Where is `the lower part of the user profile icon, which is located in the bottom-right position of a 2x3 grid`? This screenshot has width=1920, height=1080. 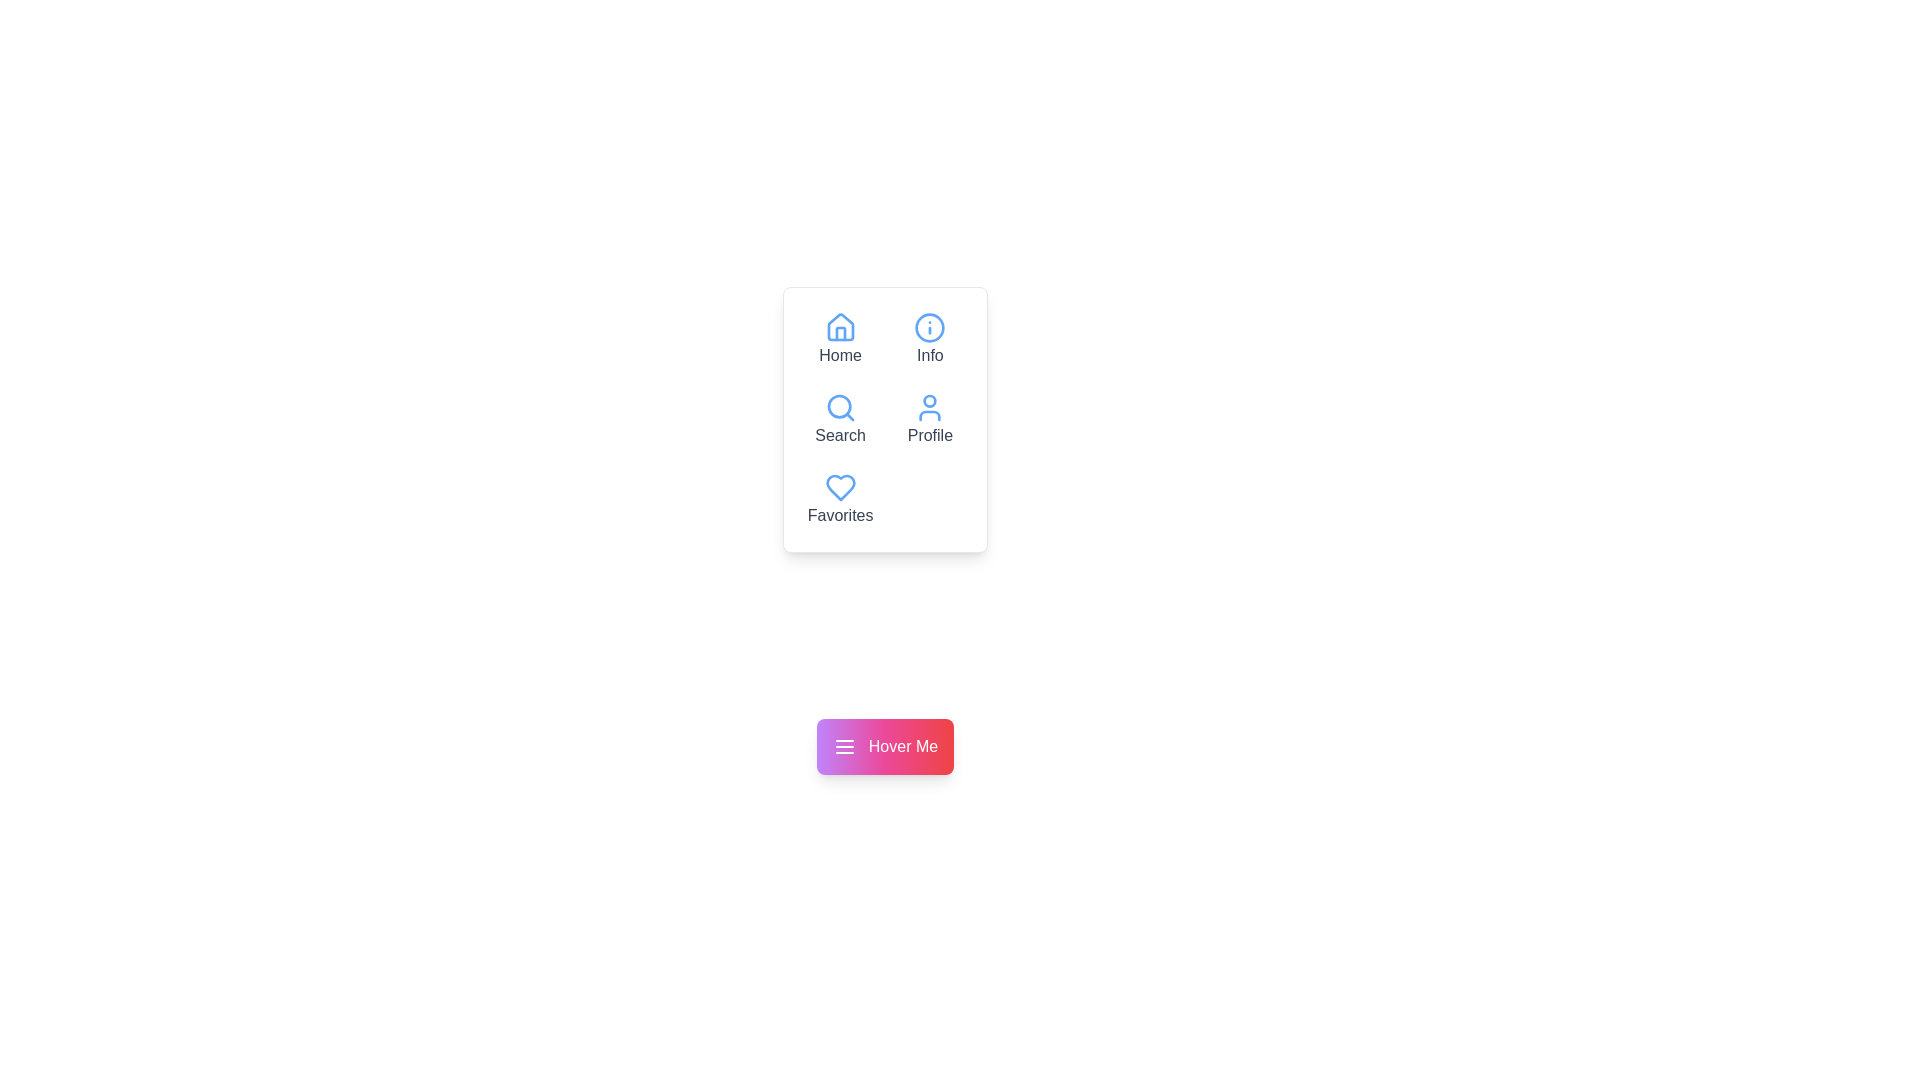 the lower part of the user profile icon, which is located in the bottom-right position of a 2x3 grid is located at coordinates (929, 415).